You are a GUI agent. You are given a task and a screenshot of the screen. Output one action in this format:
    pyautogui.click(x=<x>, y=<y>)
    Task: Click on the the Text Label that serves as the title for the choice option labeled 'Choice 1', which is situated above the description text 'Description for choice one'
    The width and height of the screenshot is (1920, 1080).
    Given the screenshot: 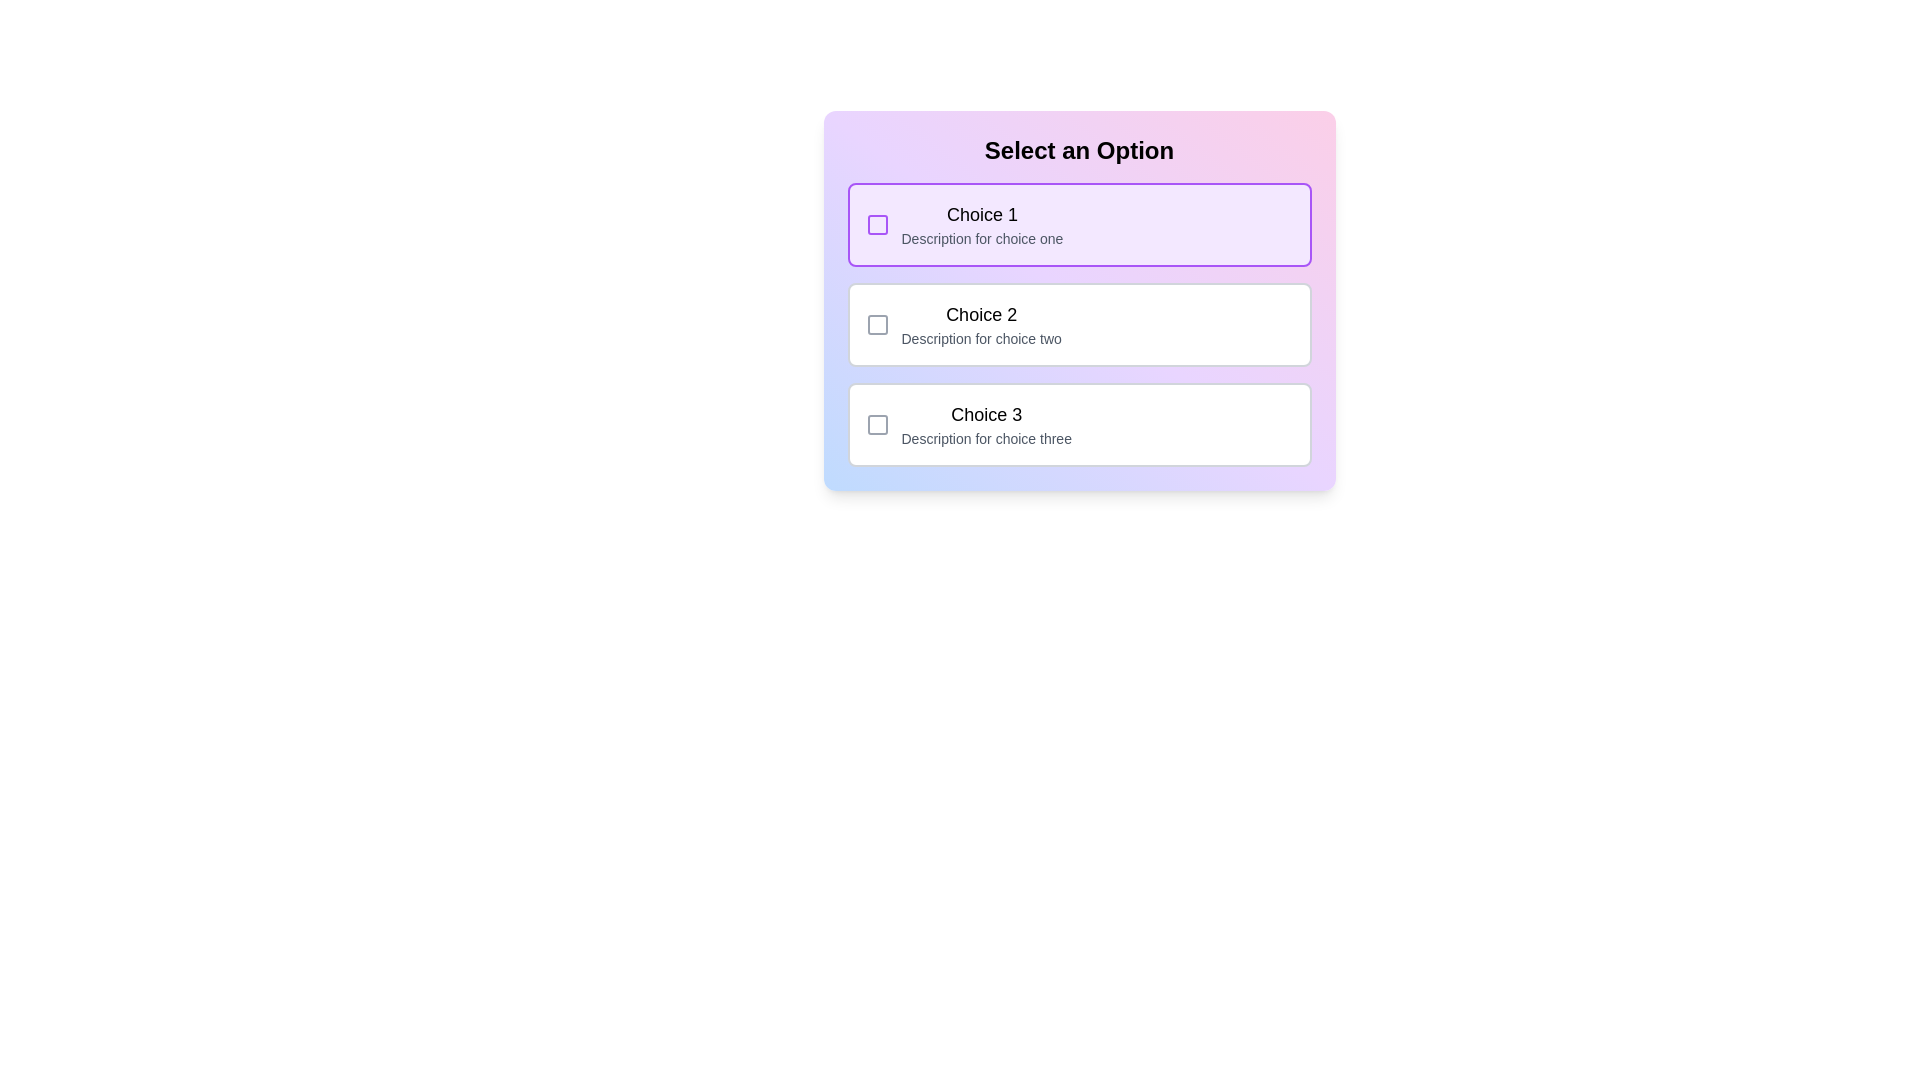 What is the action you would take?
    pyautogui.click(x=982, y=215)
    